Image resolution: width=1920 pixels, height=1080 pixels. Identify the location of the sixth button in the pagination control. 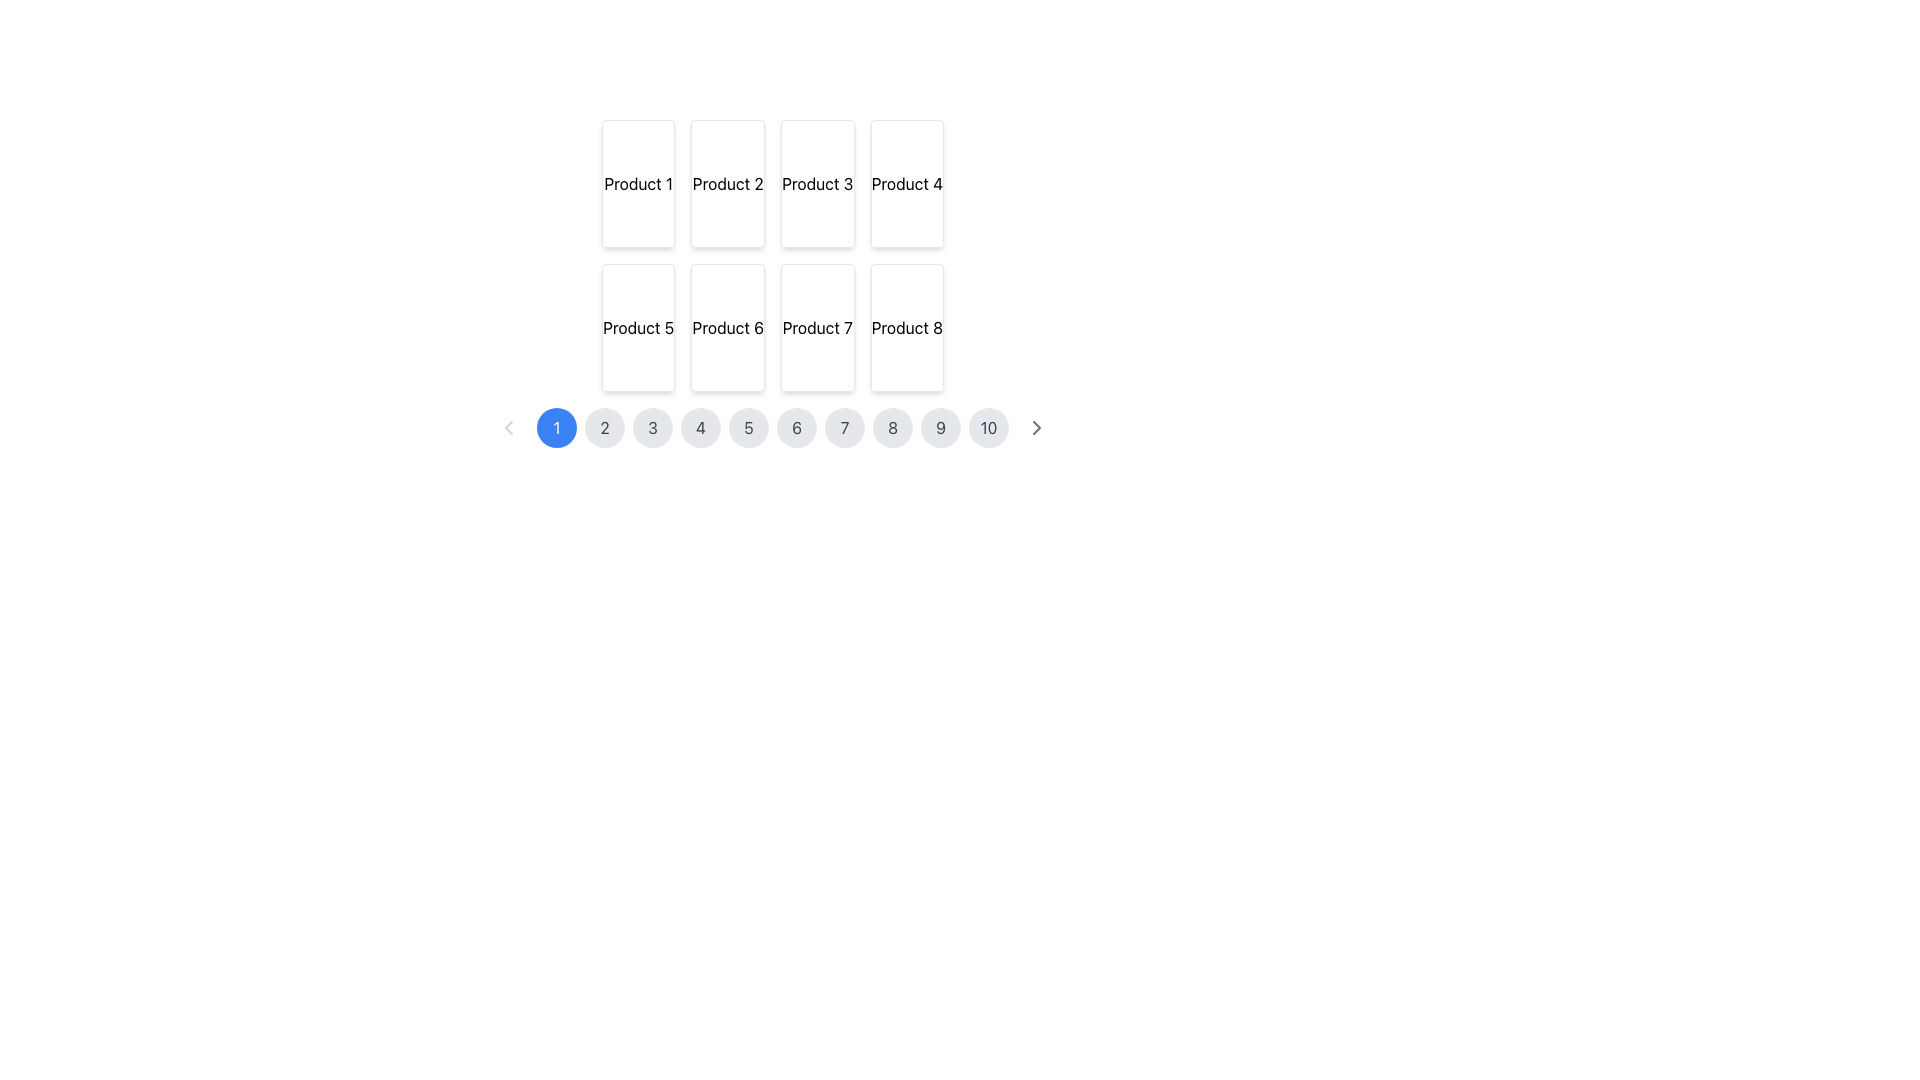
(795, 427).